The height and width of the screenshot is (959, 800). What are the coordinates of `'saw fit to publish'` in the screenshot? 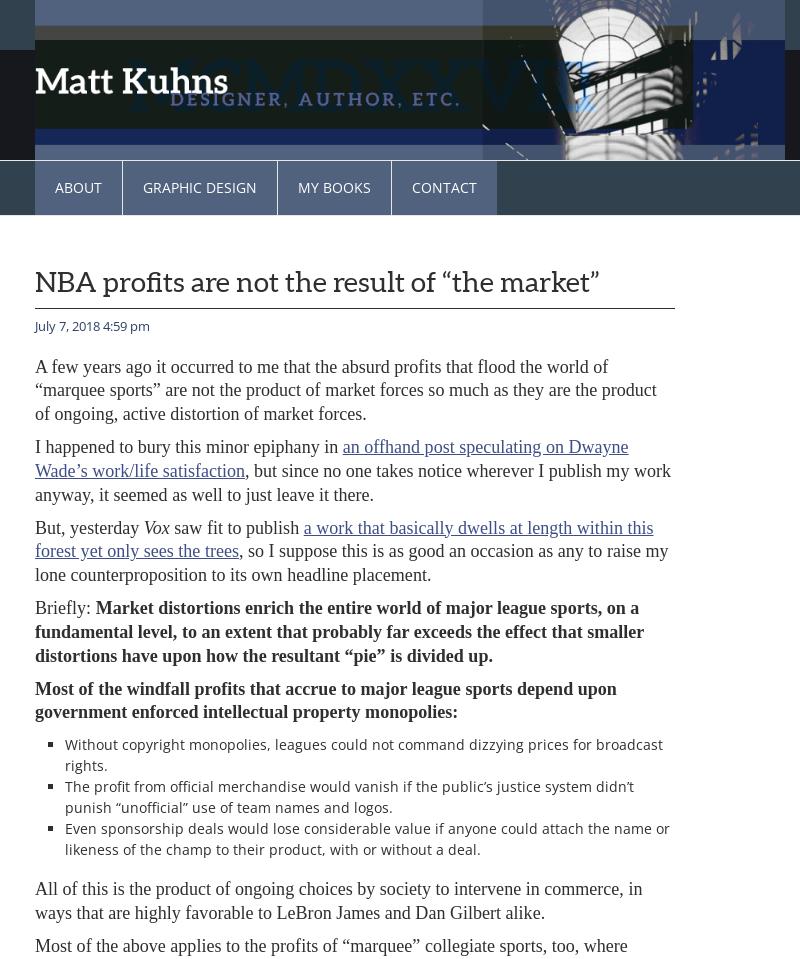 It's located at (167, 526).